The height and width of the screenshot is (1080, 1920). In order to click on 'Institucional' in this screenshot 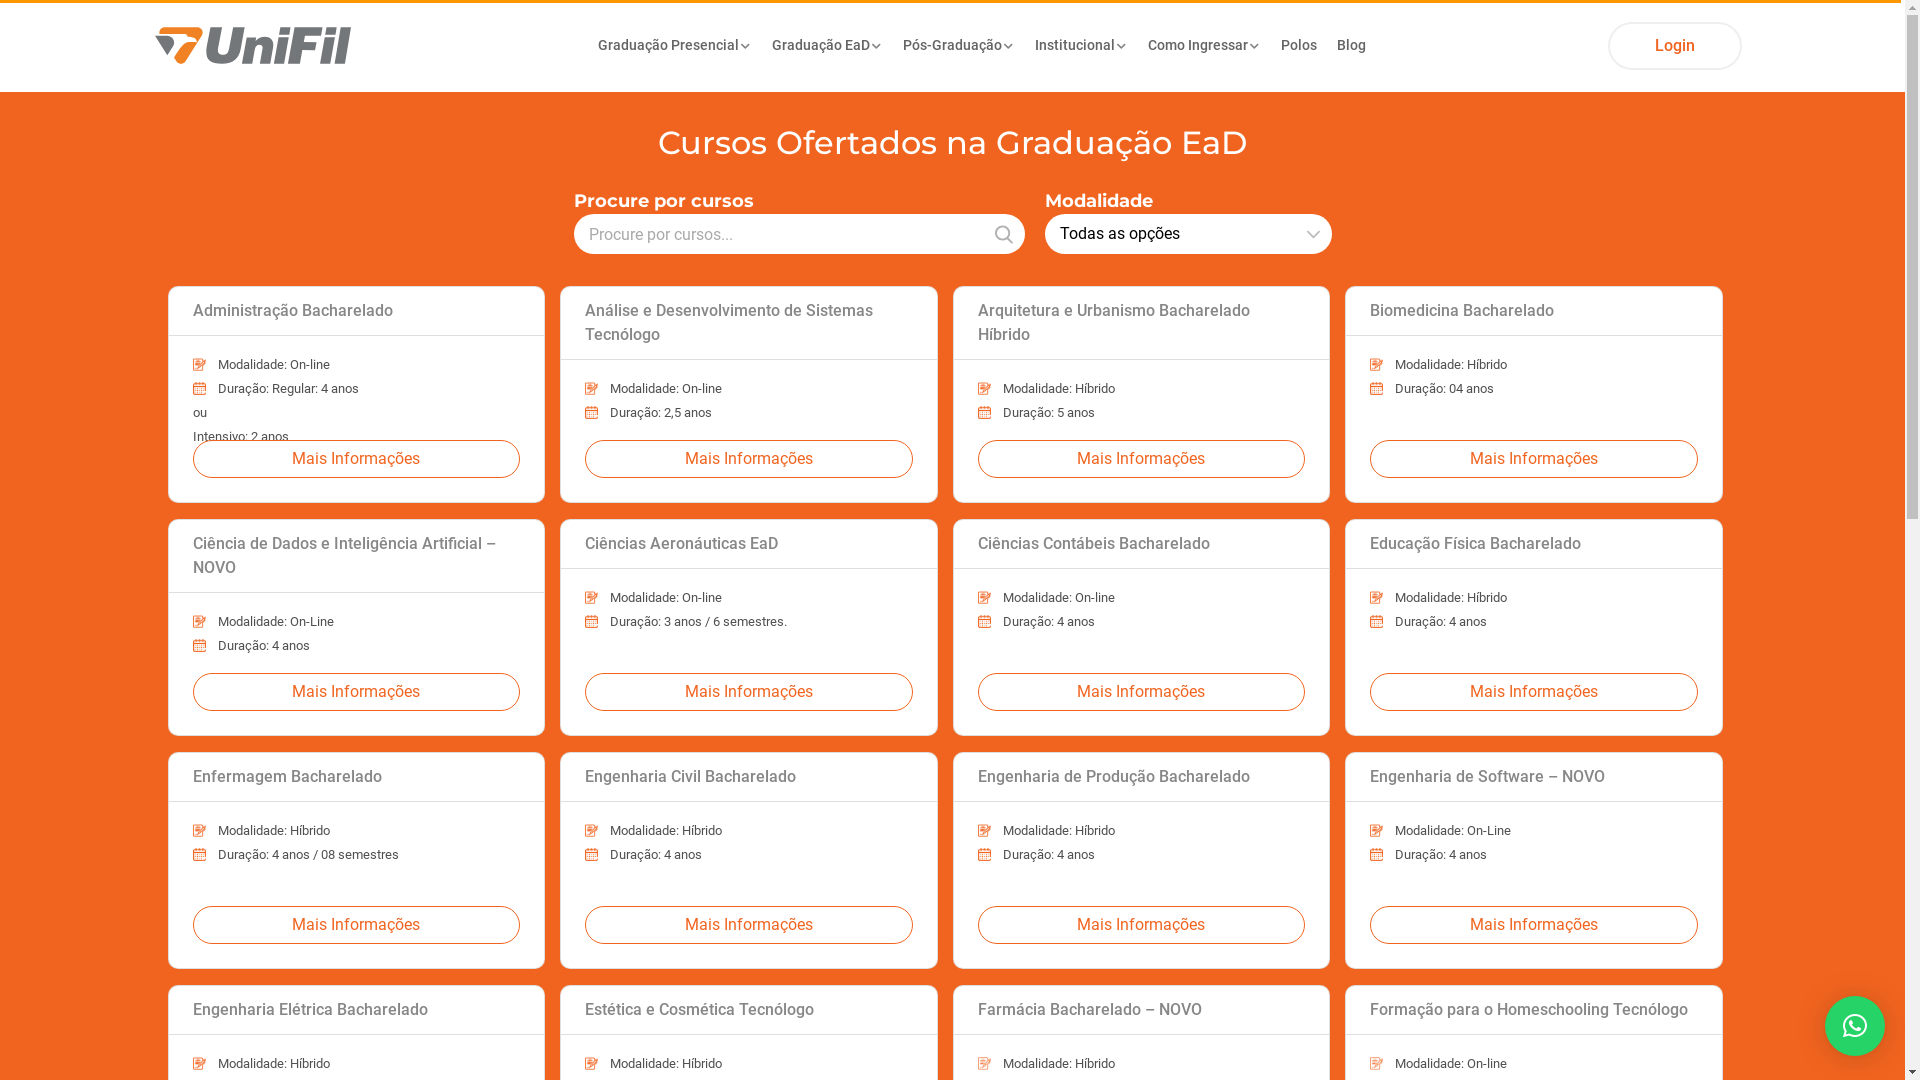, I will do `click(1035, 45)`.